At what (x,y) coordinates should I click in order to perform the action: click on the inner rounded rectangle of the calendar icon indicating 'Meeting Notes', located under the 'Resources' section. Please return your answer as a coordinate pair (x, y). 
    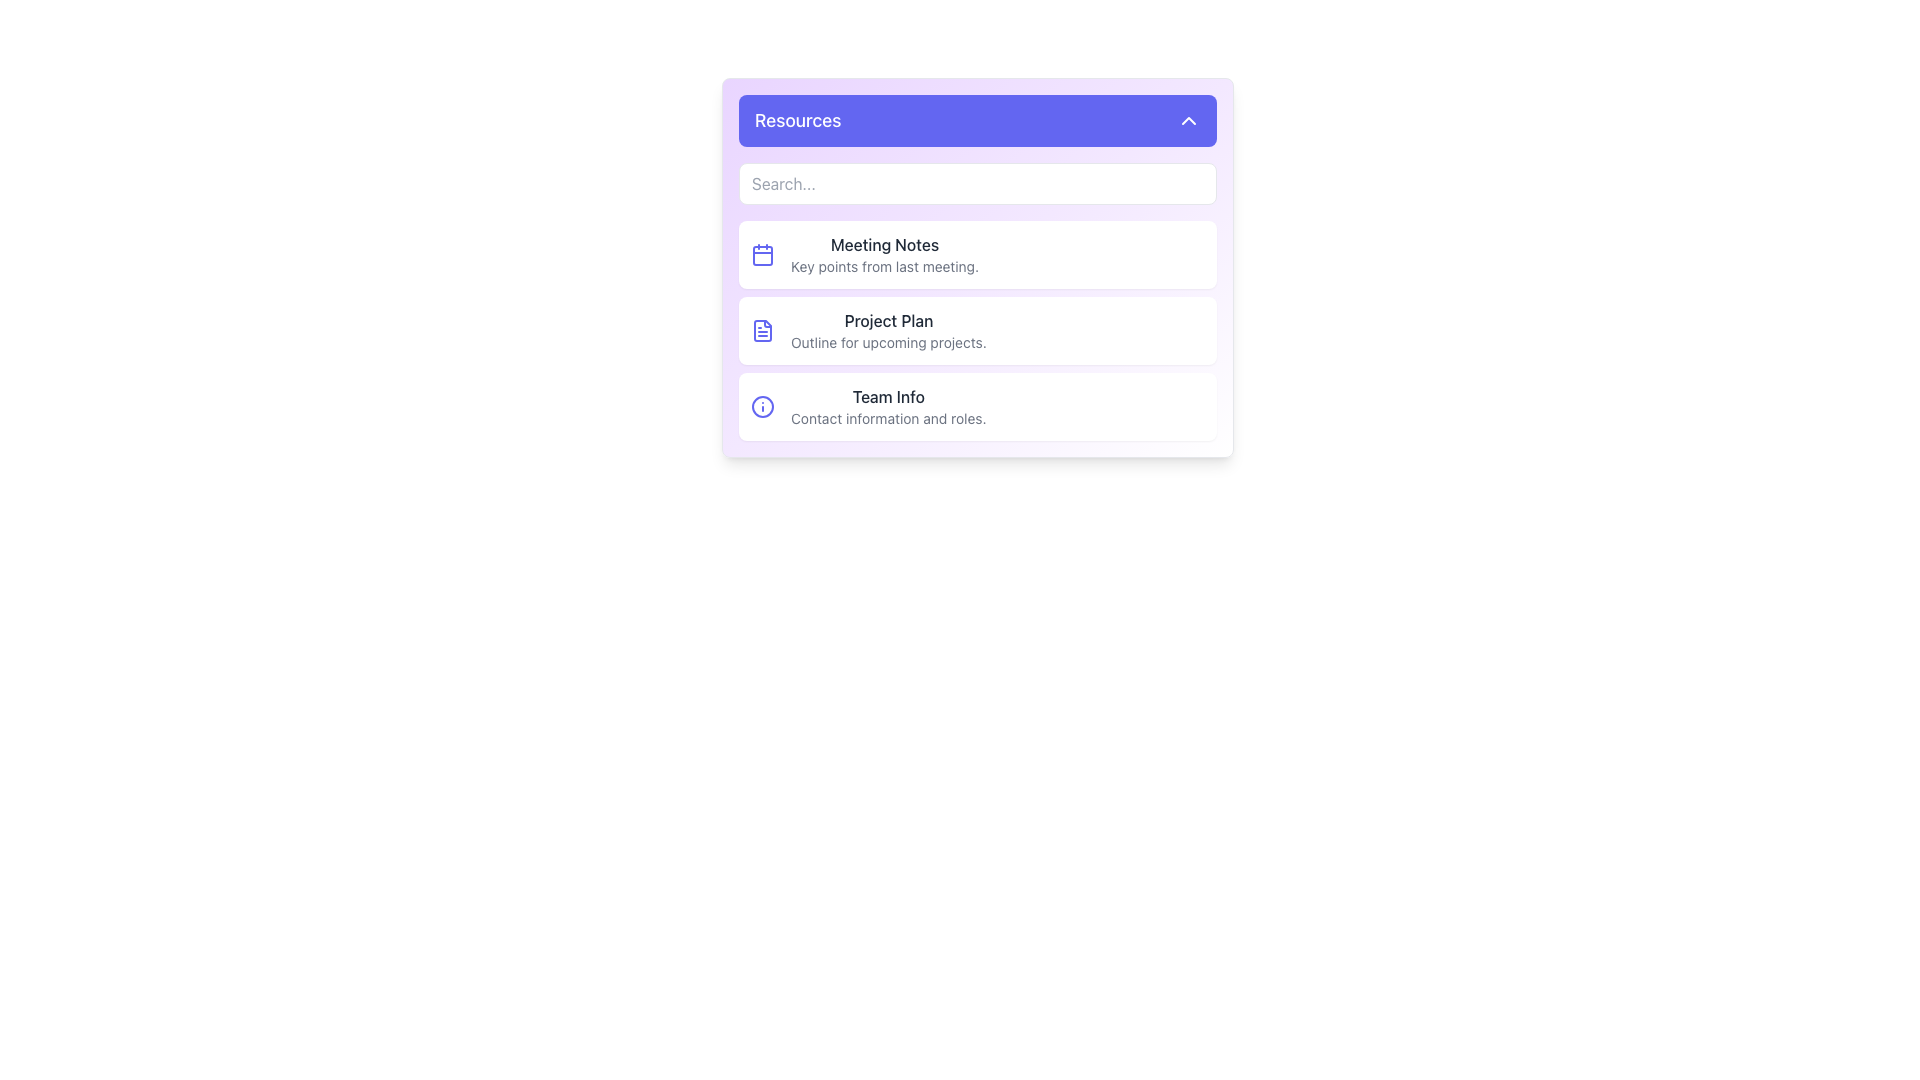
    Looking at the image, I should click on (762, 254).